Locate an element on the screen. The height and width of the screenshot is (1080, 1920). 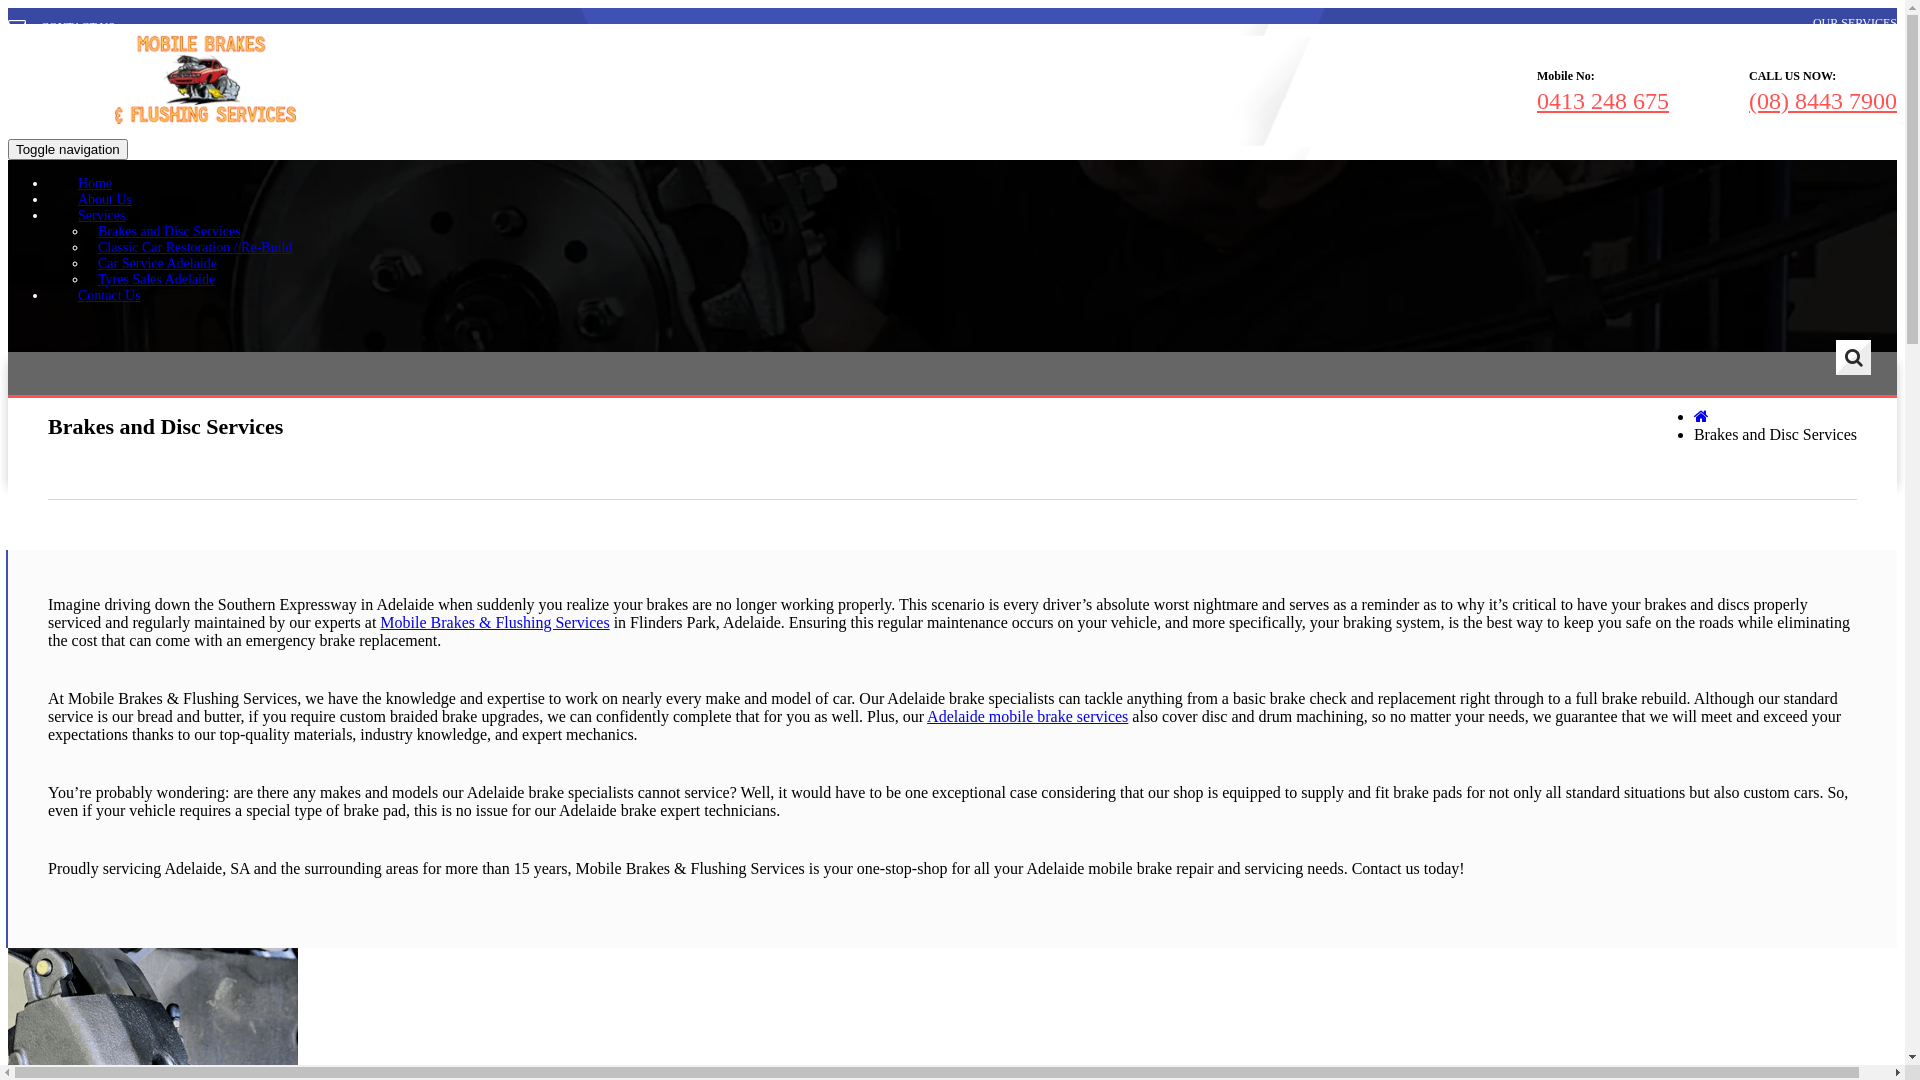
'Brakes and Disc Services' is located at coordinates (169, 230).